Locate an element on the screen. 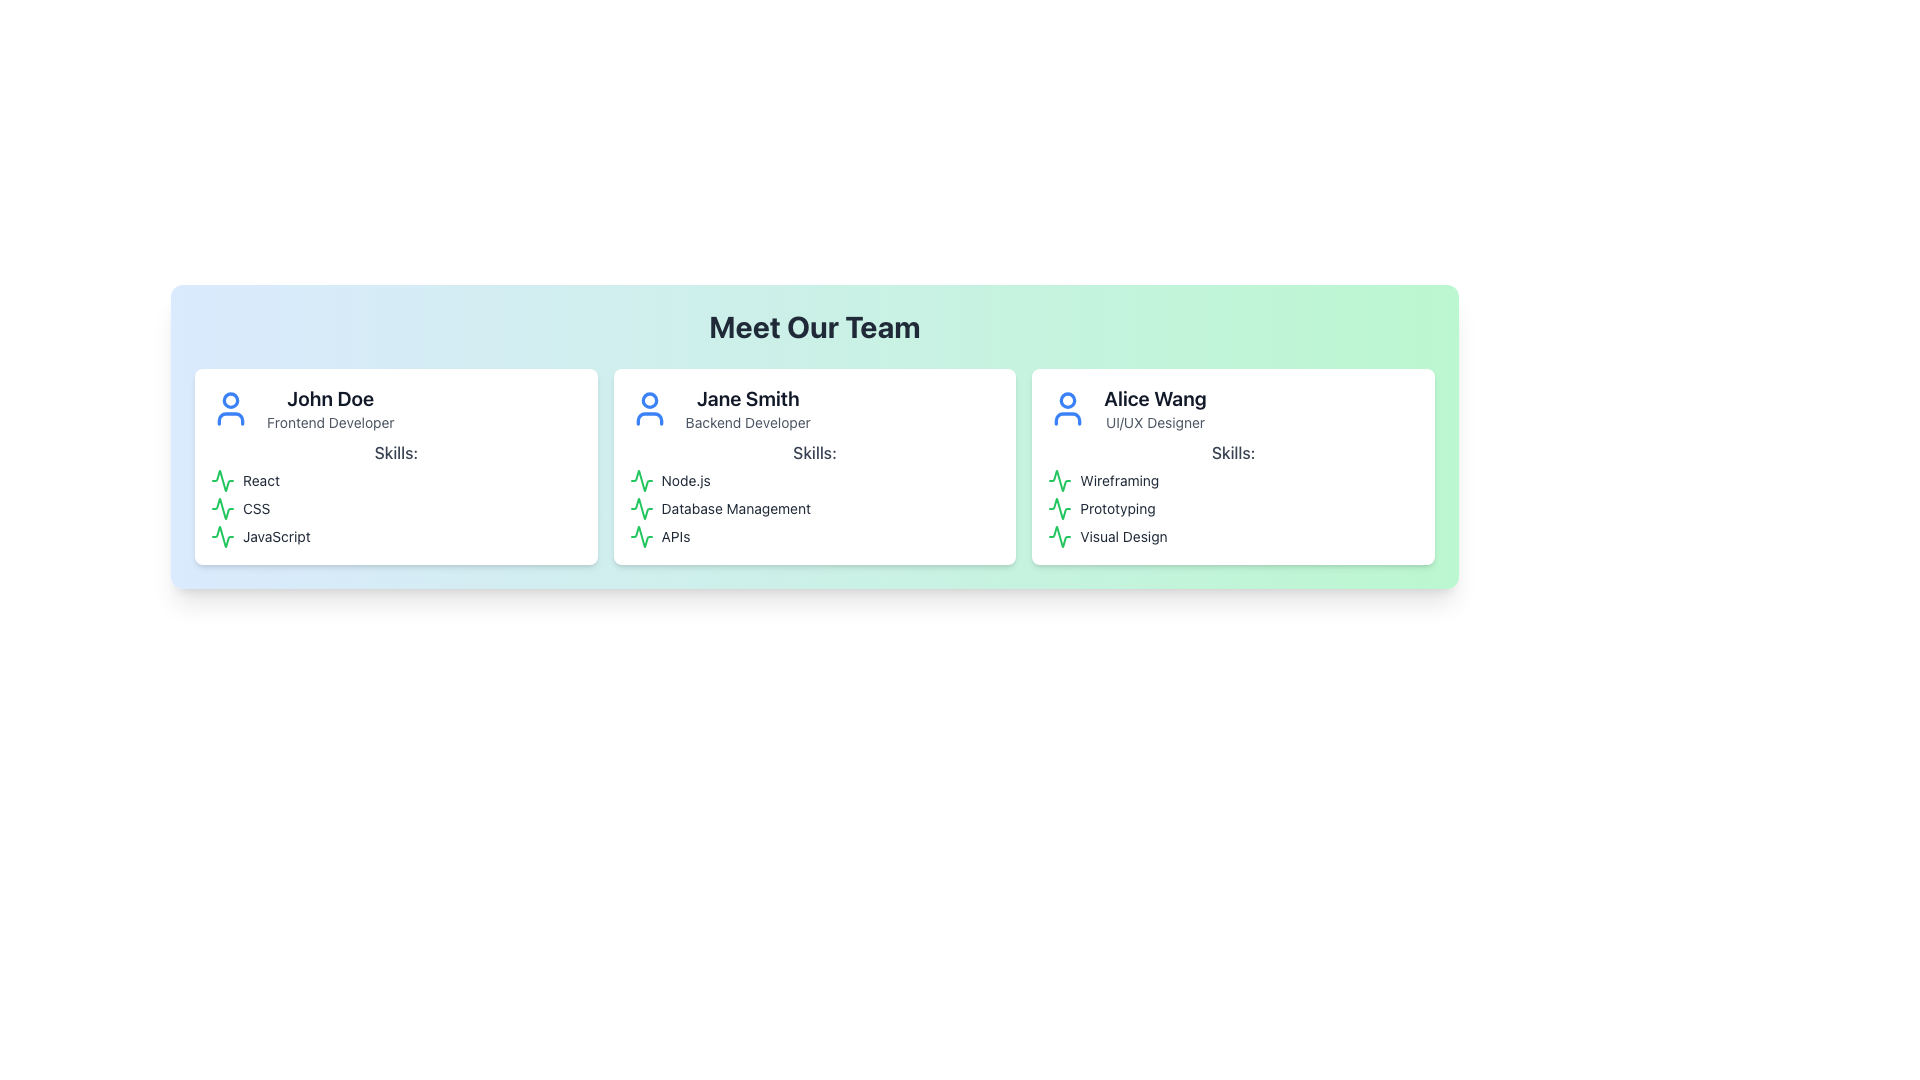 The width and height of the screenshot is (1920, 1080). the 'CSS' skill text label in the skills list for individual 'John Doe' is located at coordinates (396, 508).